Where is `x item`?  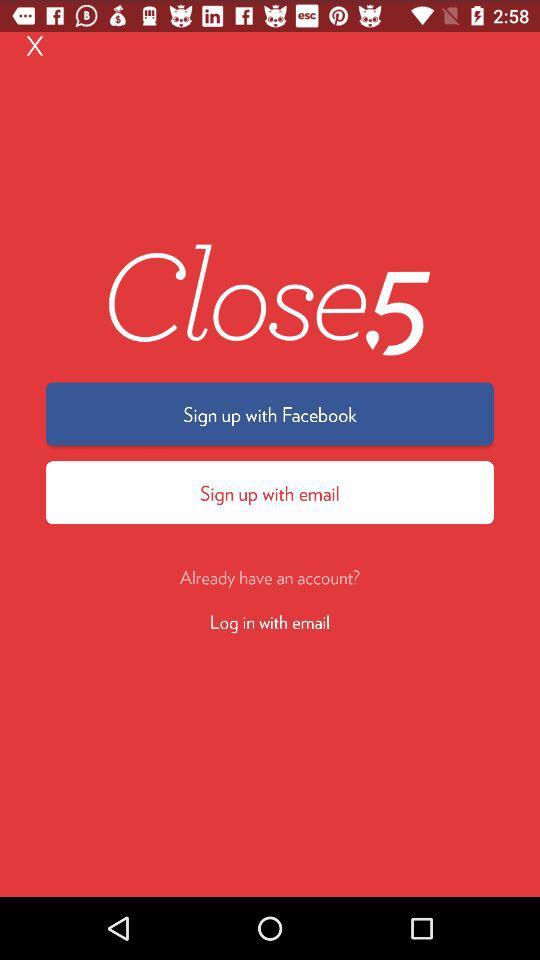 x item is located at coordinates (35, 43).